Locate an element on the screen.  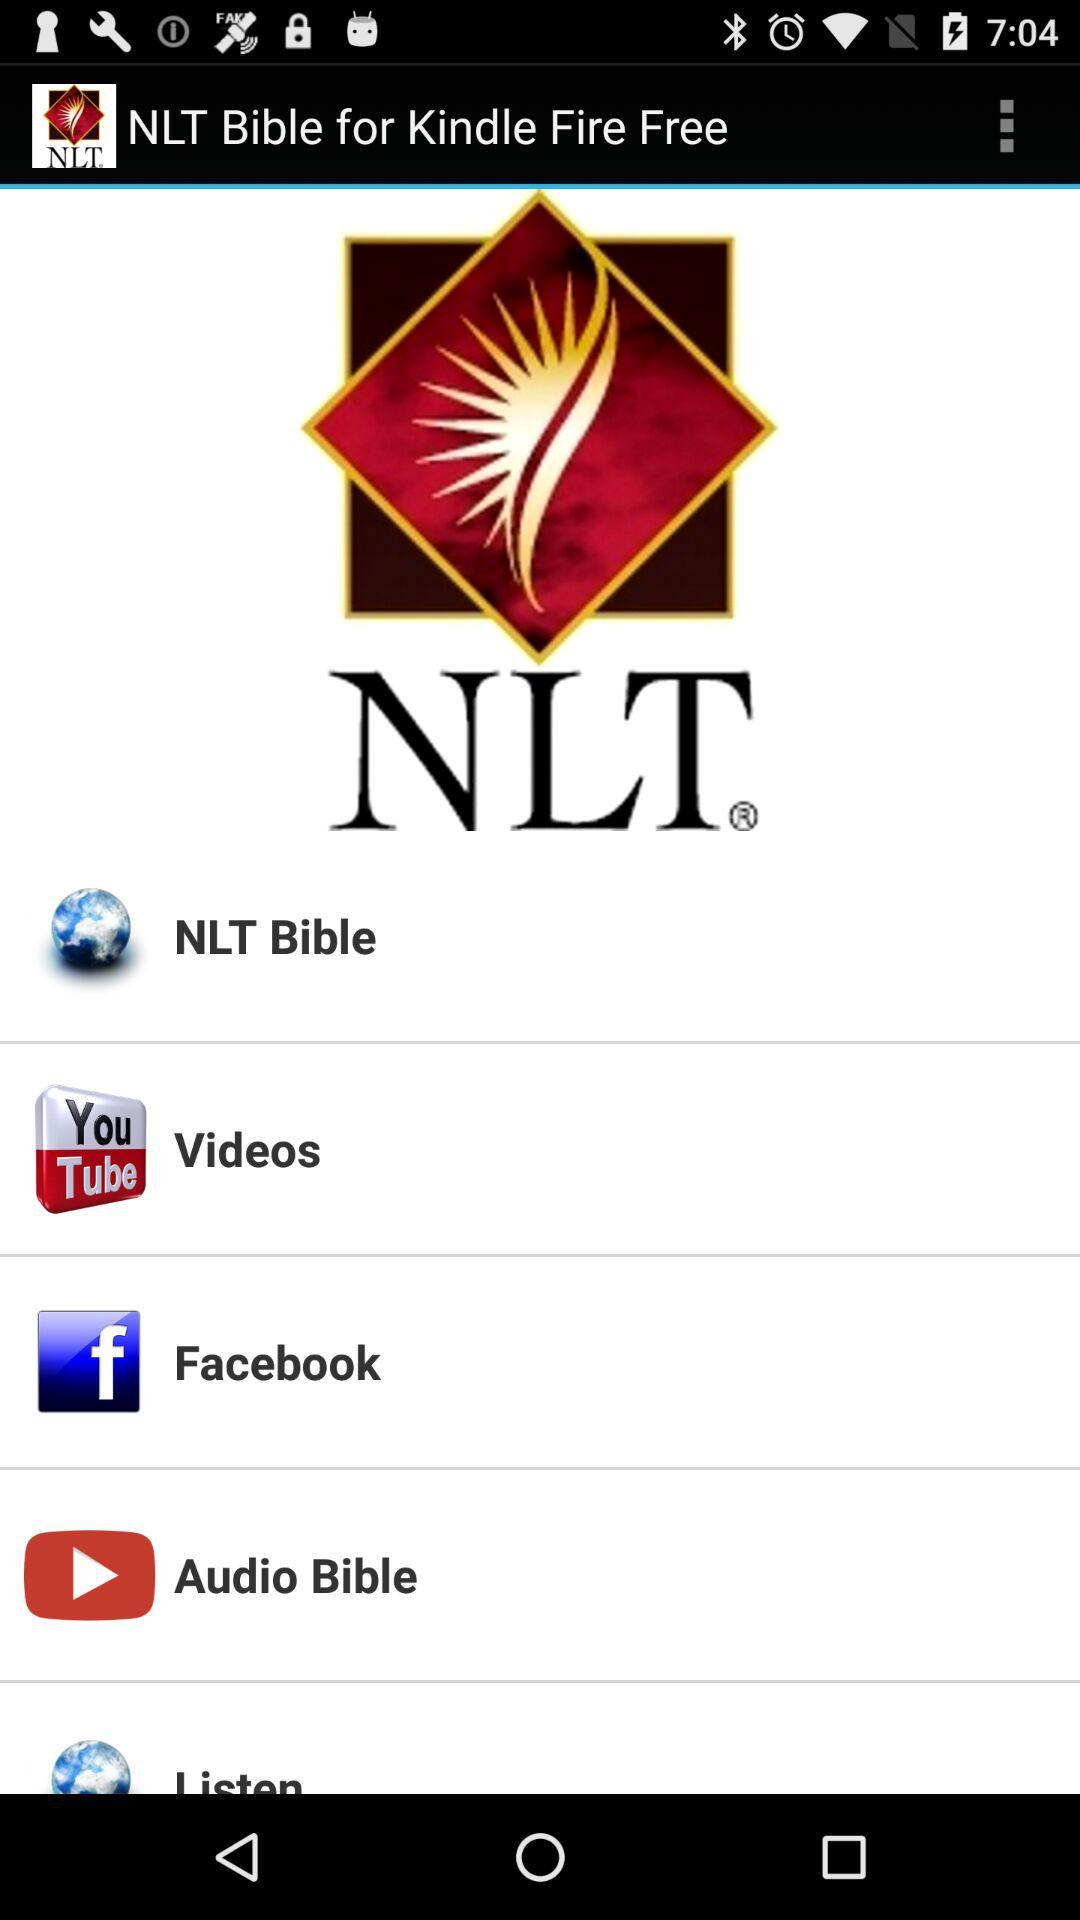
icon above the nlt bible app is located at coordinates (1006, 124).